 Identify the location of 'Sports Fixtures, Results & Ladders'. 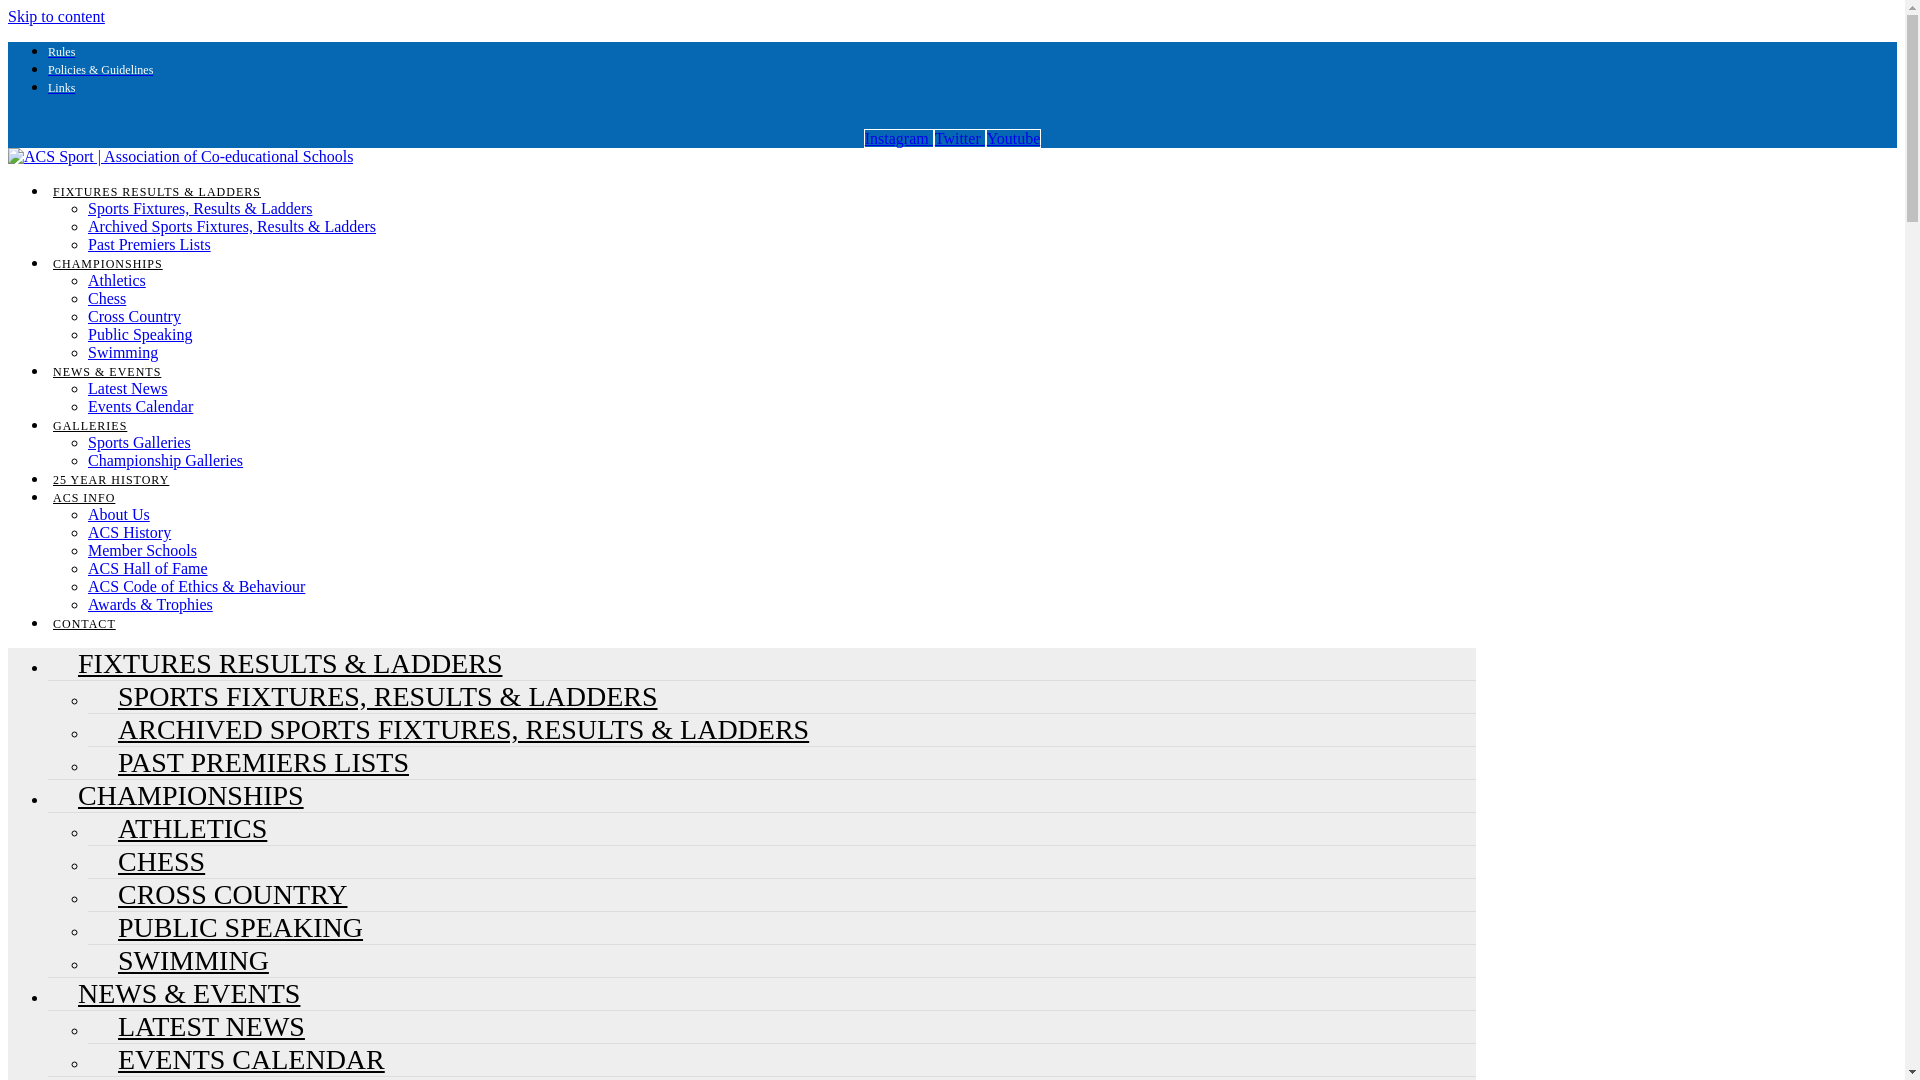
(200, 208).